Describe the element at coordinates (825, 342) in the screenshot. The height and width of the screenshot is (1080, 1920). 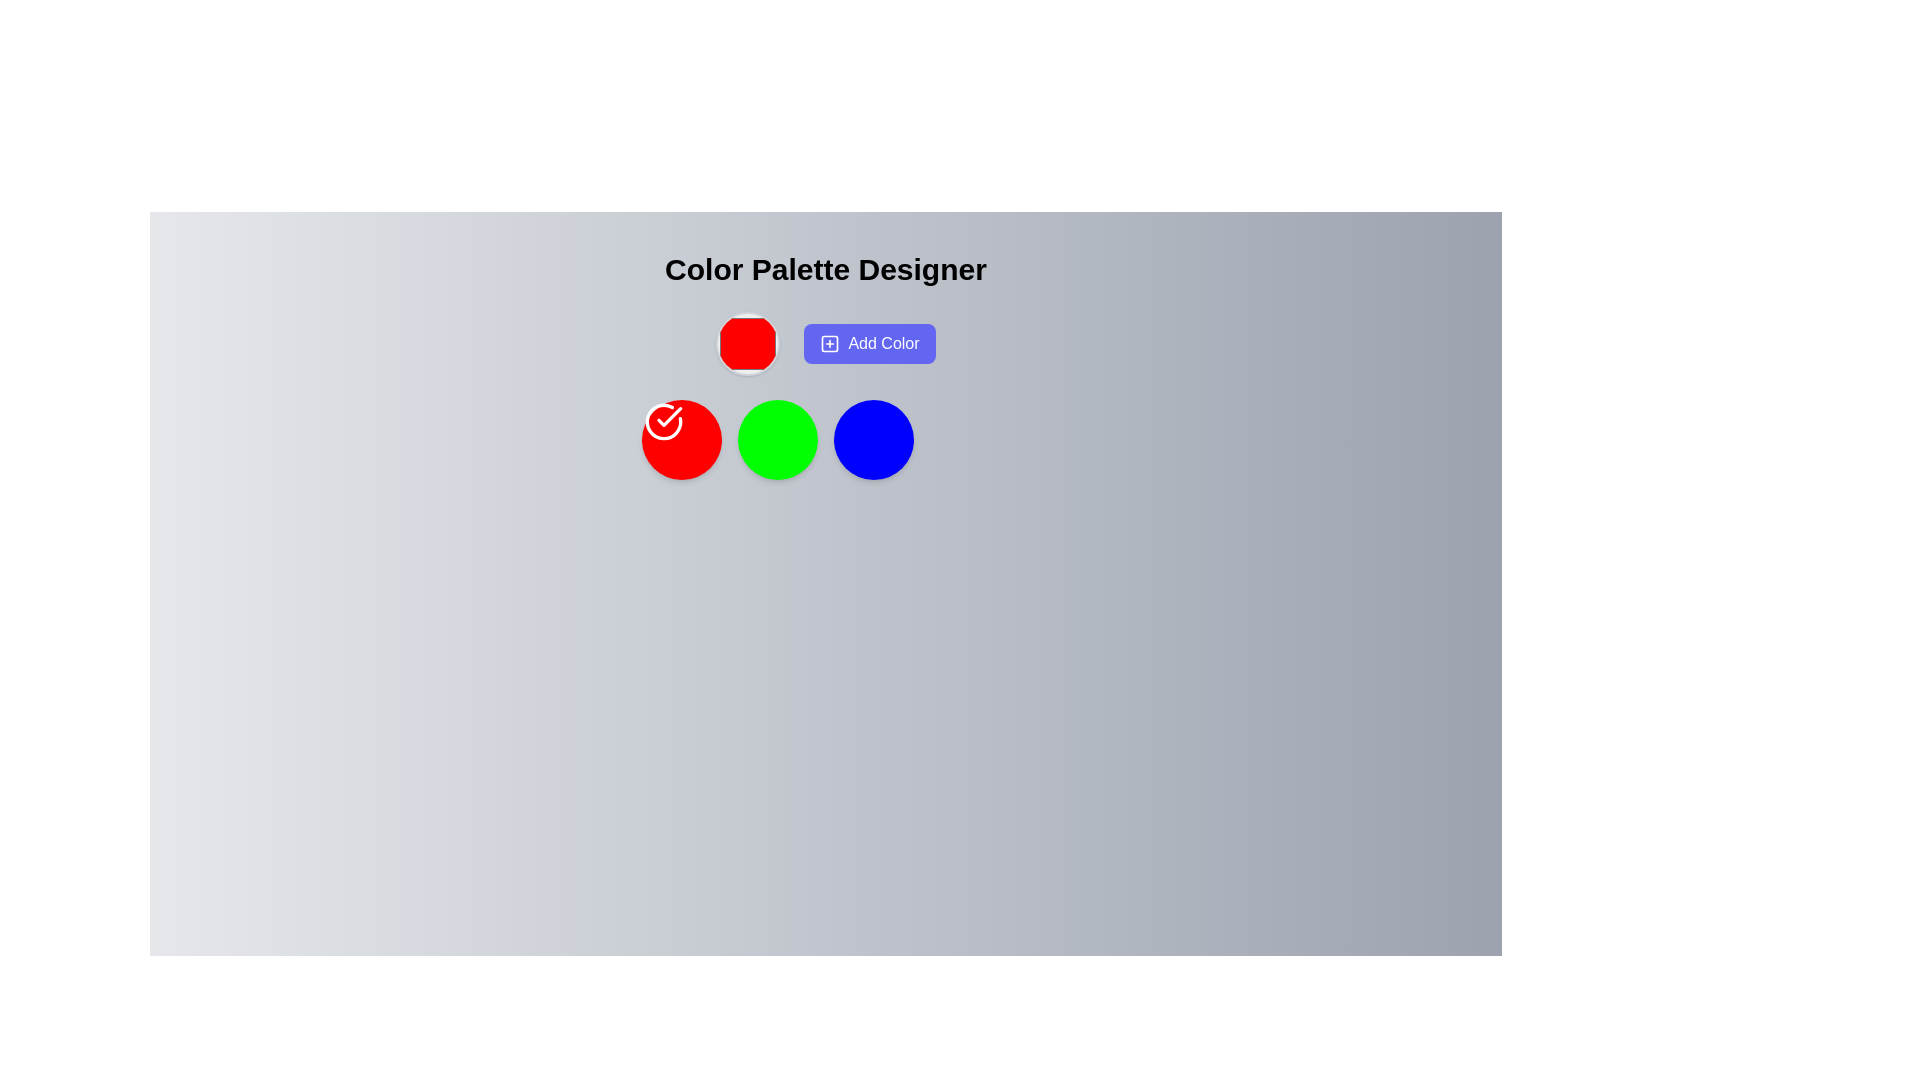
I see `the 'Add Color' button, which is characterized by its white text on a purple background and includes a plus sign icon` at that location.